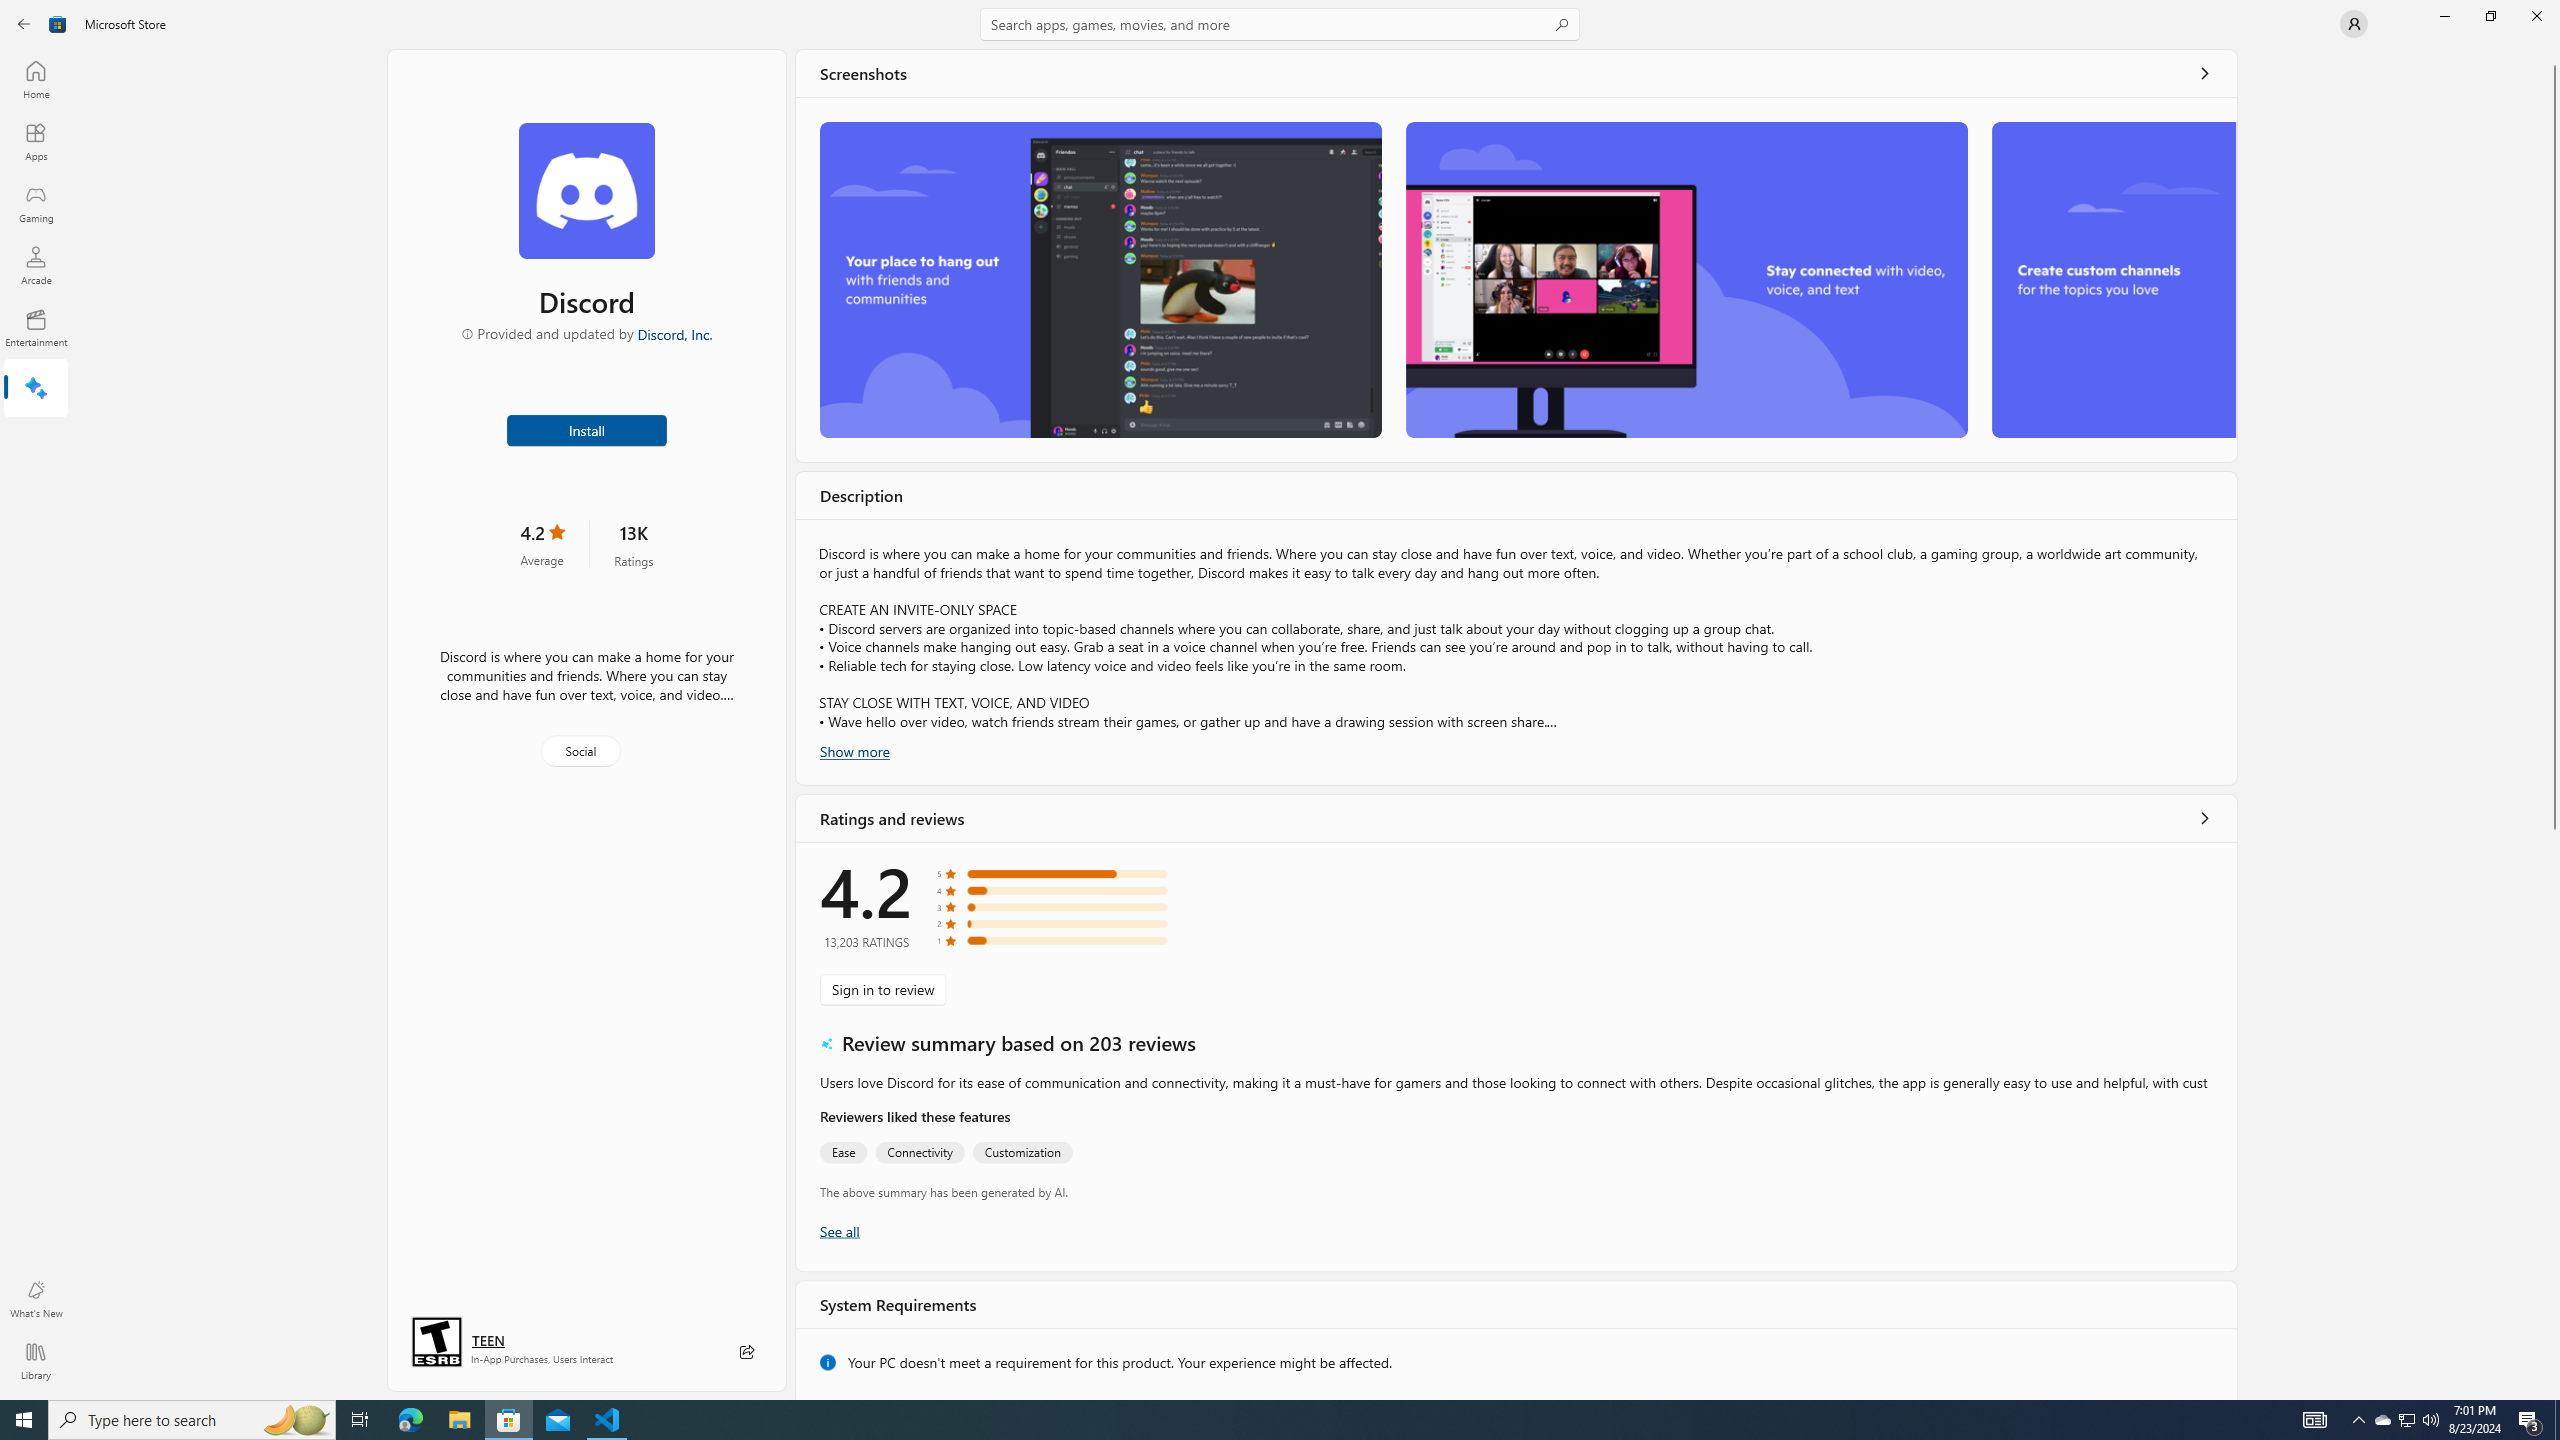  I want to click on 'Age rating: TEEN. Click for more information.', so click(486, 1340).